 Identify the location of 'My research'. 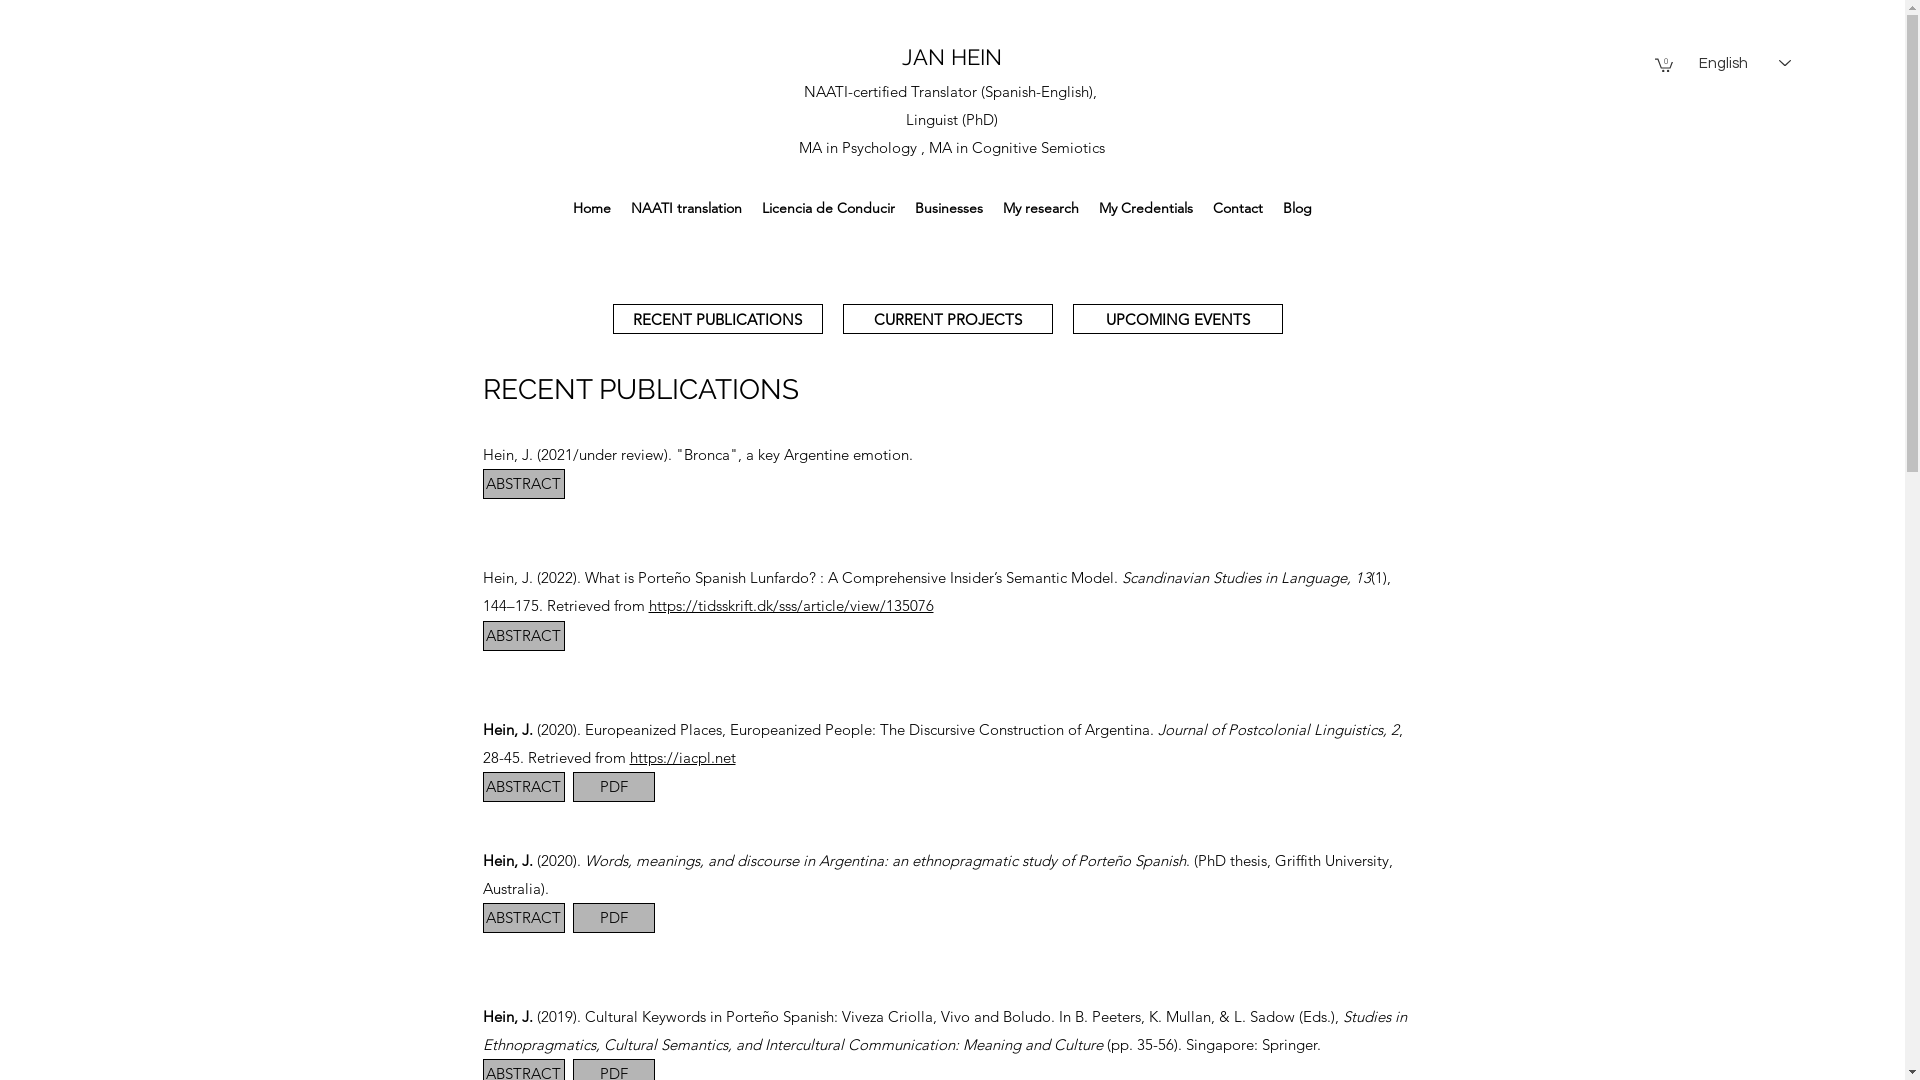
(1040, 208).